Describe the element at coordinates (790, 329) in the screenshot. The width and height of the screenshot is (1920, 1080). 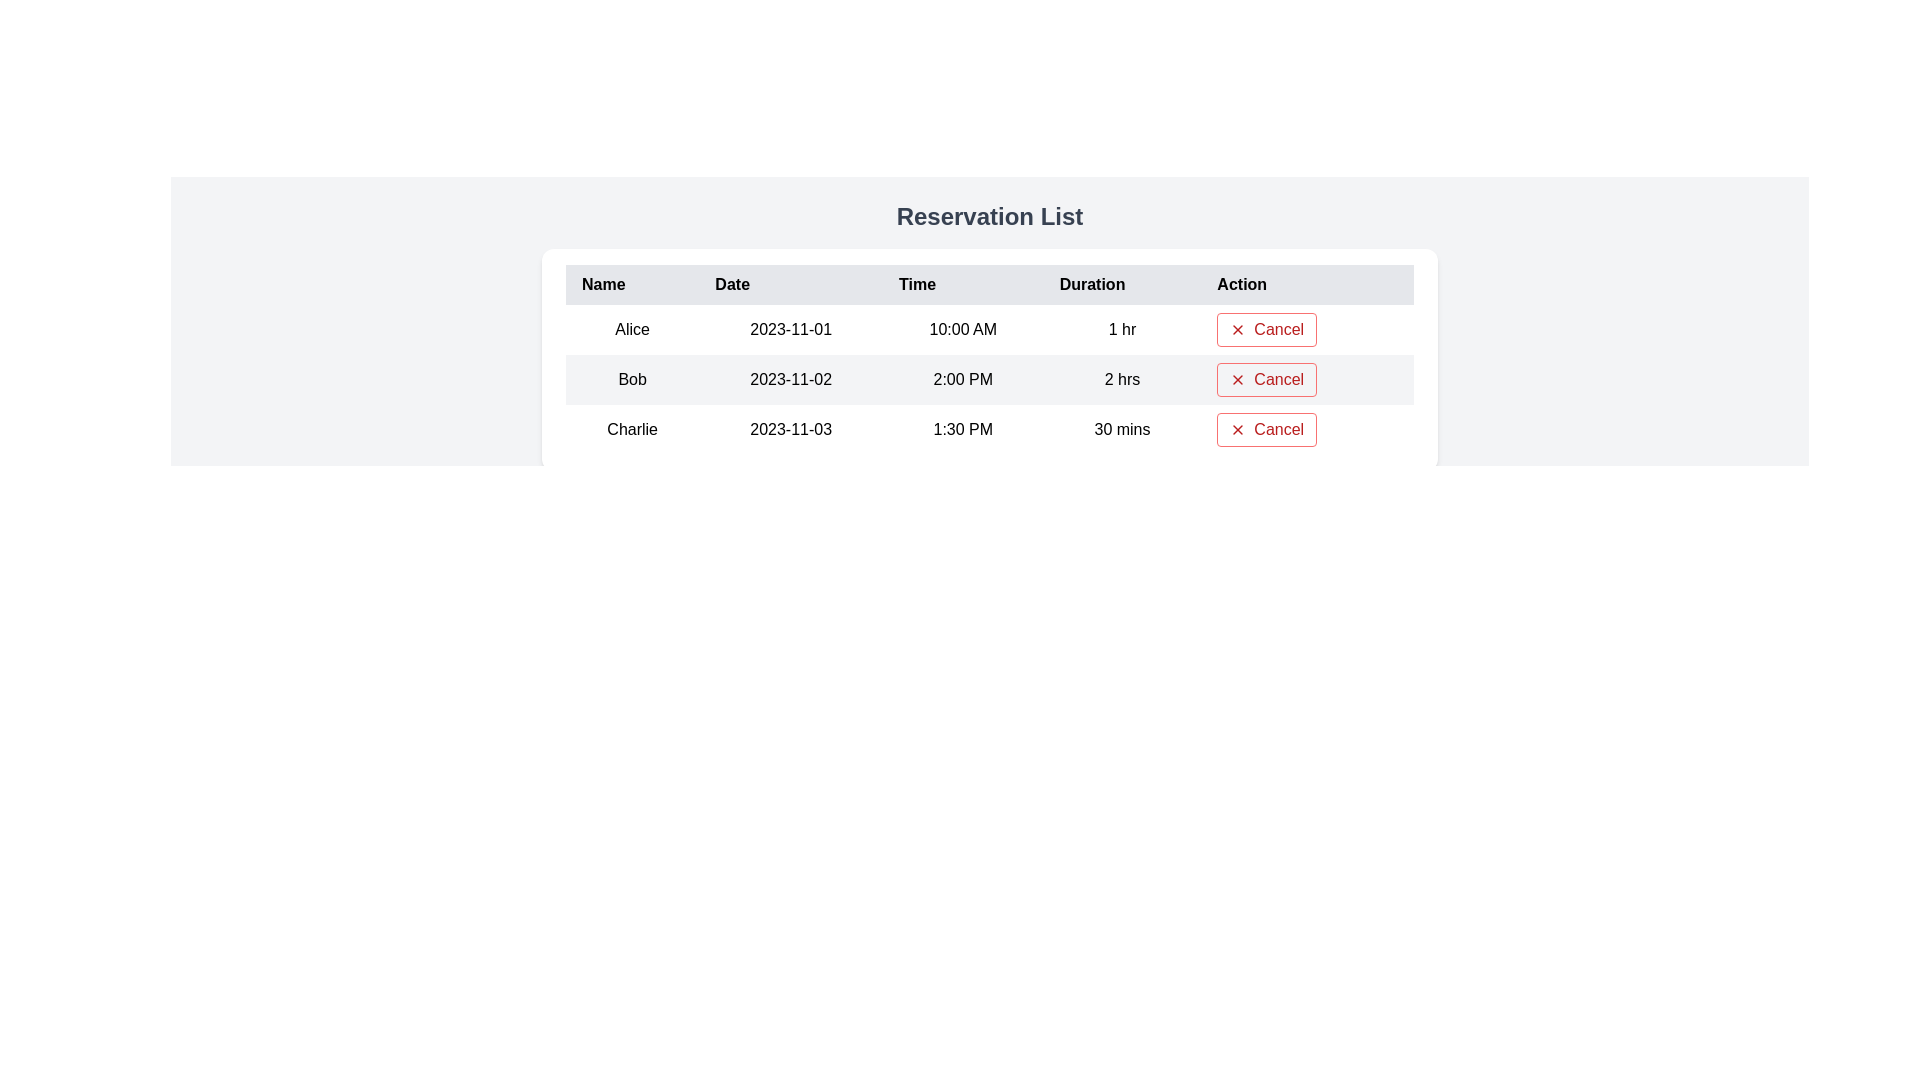
I see `the Text Display element that shows the reservation date for 'Alice' in the 'Date' column of the table` at that location.